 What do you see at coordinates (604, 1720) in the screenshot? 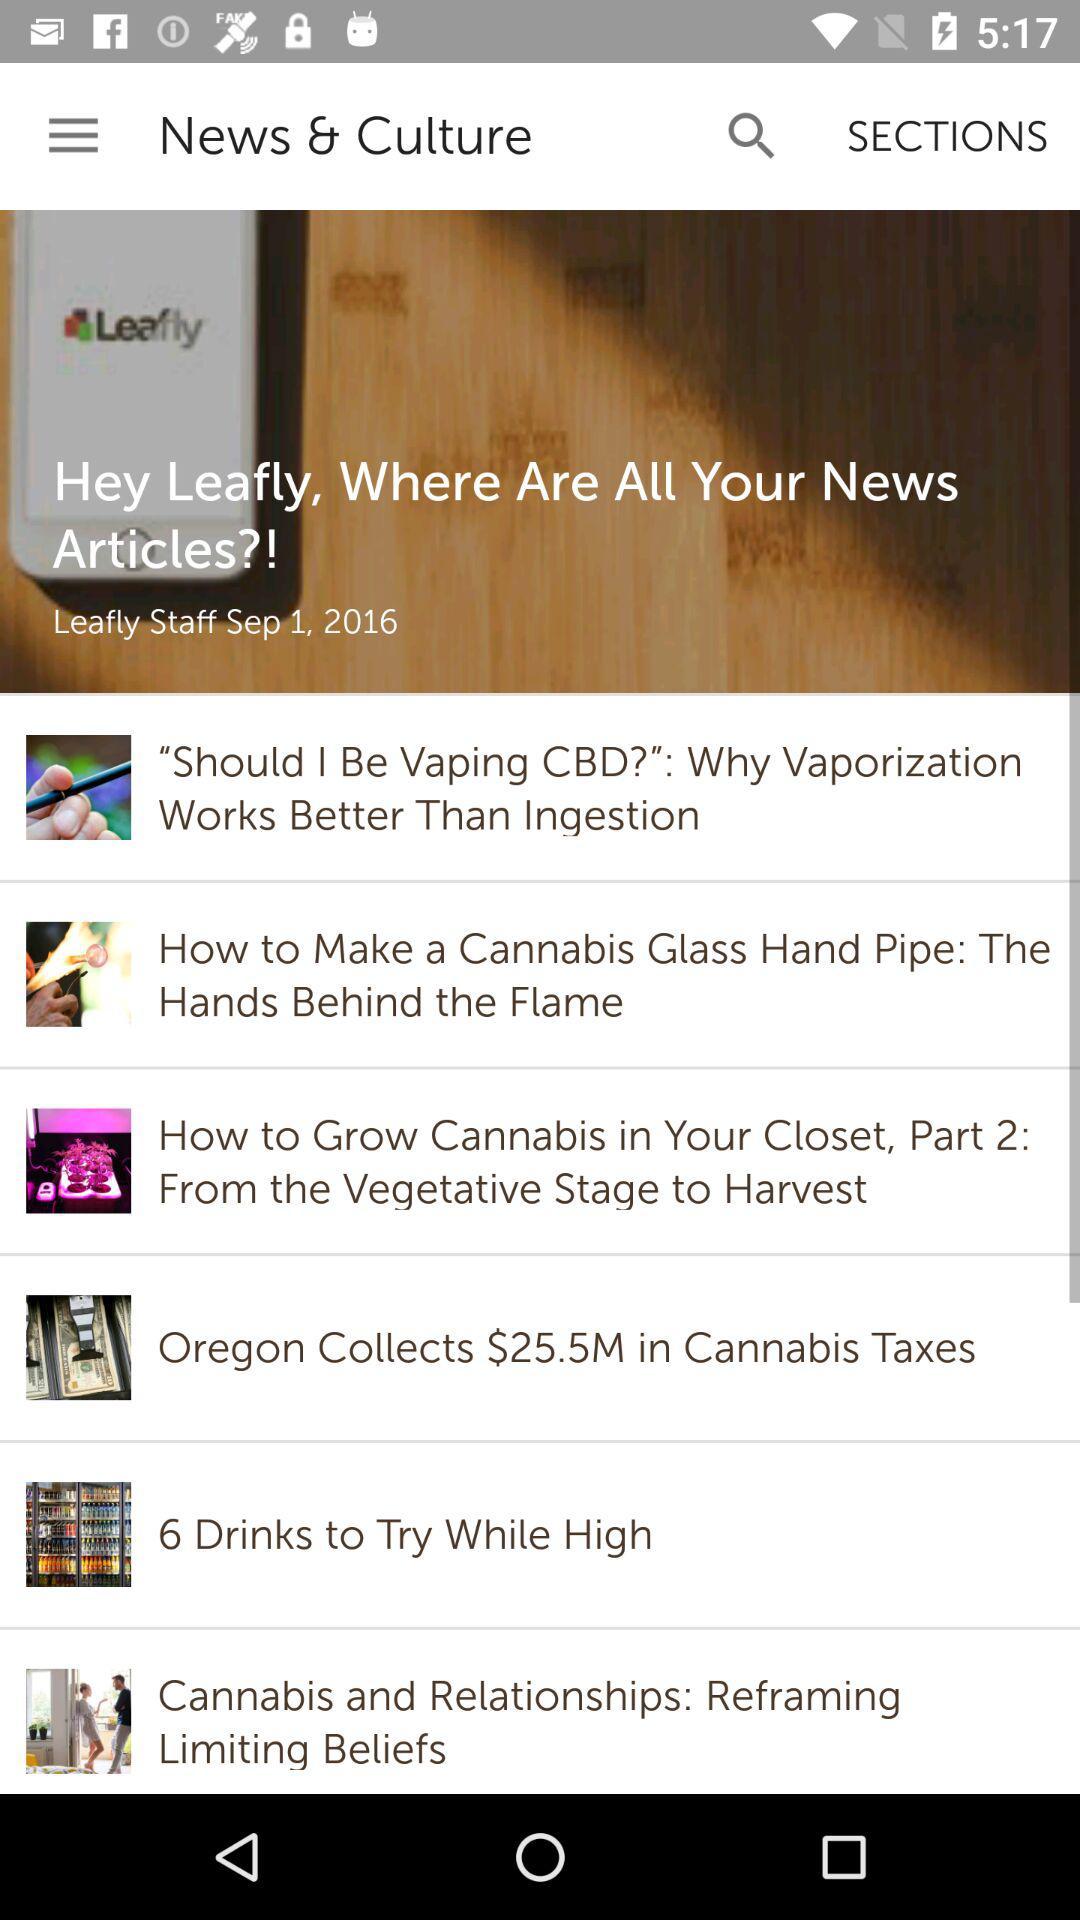
I see `icon below 6 drinks to item` at bounding box center [604, 1720].